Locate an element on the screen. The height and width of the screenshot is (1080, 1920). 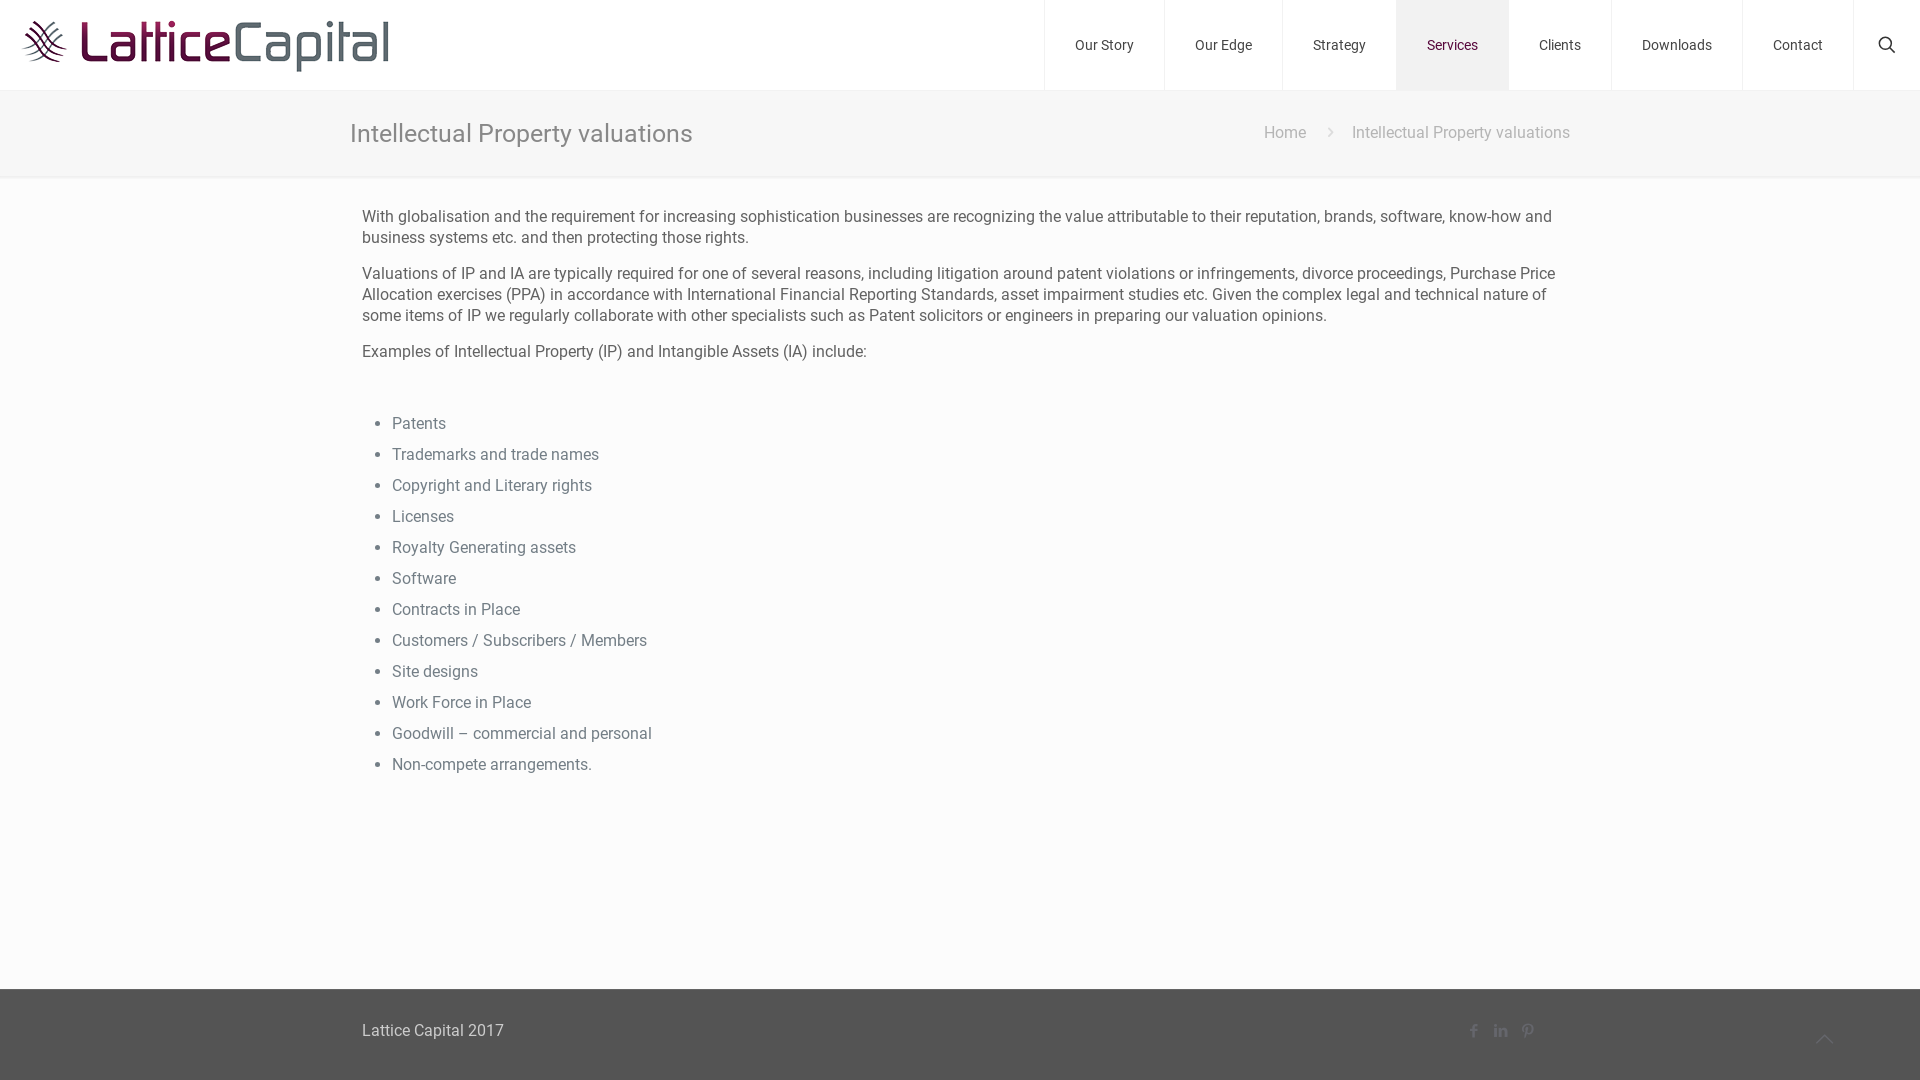
'Clients' is located at coordinates (1559, 45).